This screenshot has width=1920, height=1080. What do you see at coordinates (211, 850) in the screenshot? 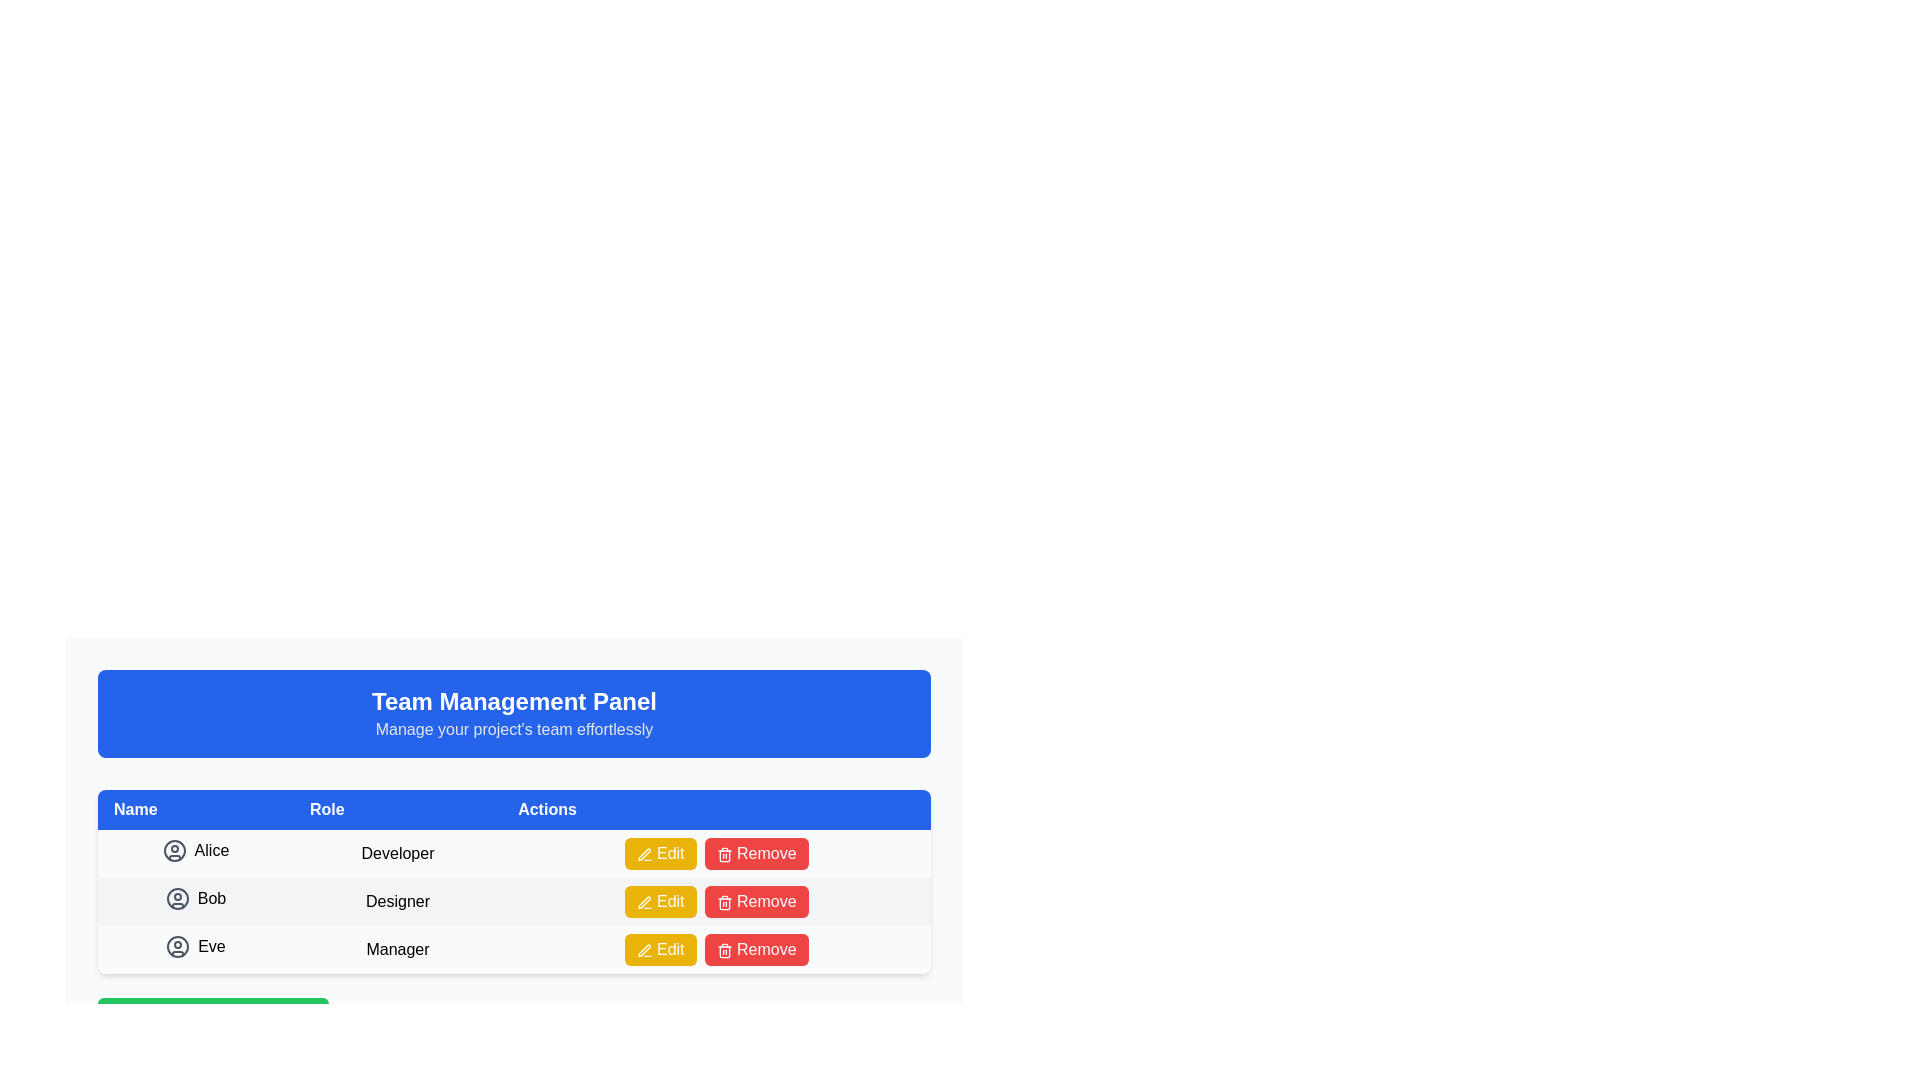
I see `text label displaying 'Alice' in black font, which is the first entry in the 'Name' column of the table, positioned next to a user profile icon` at bounding box center [211, 850].